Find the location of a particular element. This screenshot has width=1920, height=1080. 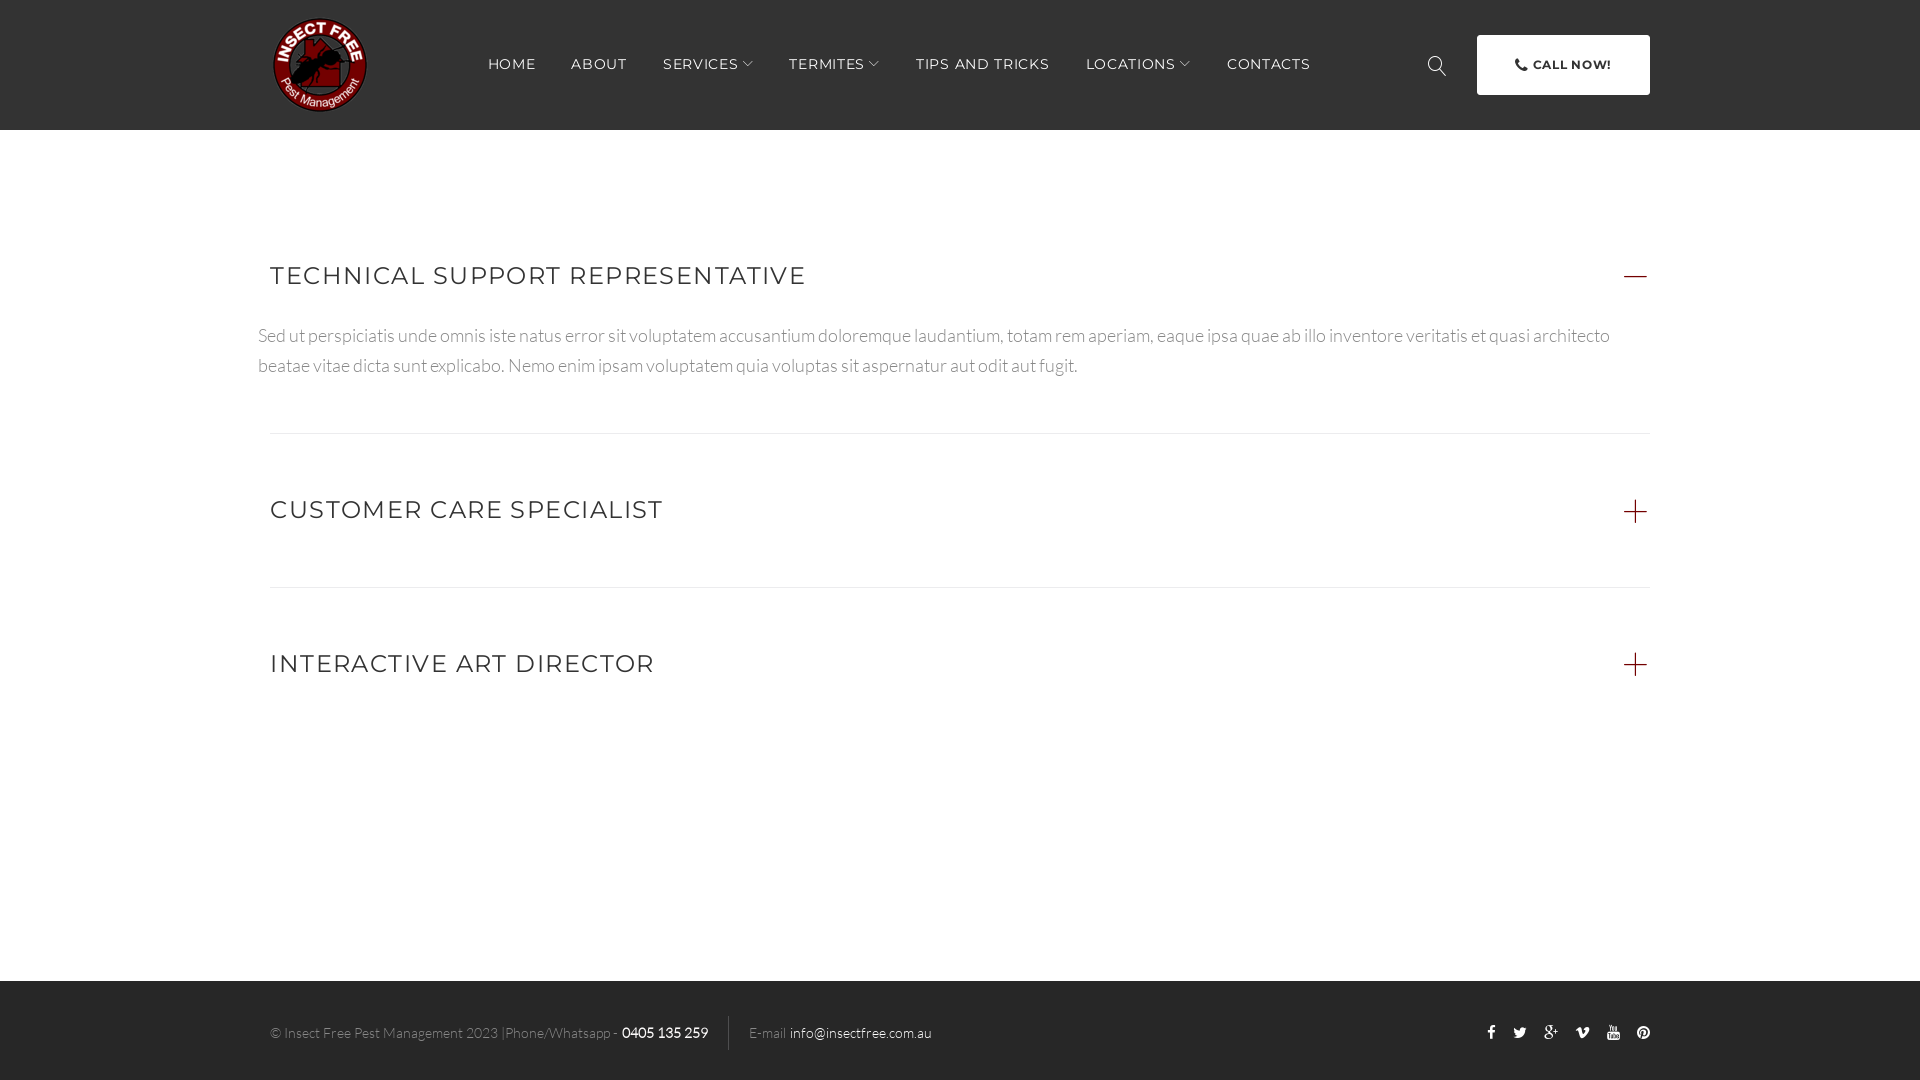

'HOME' is located at coordinates (512, 63).